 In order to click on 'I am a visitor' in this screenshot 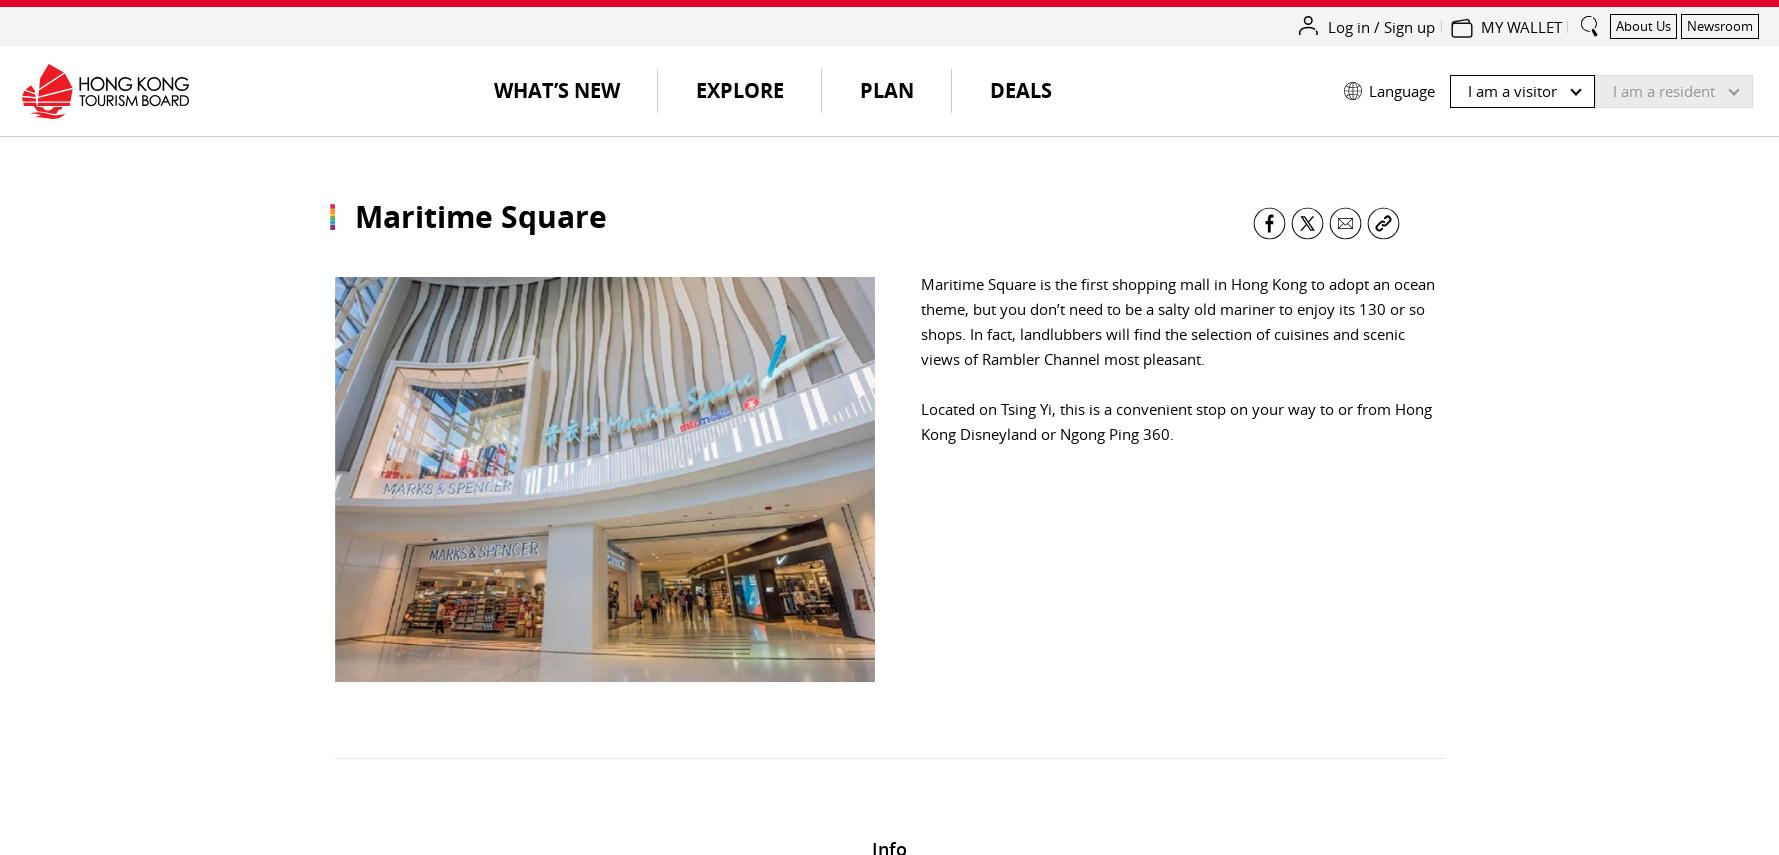, I will do `click(1512, 90)`.